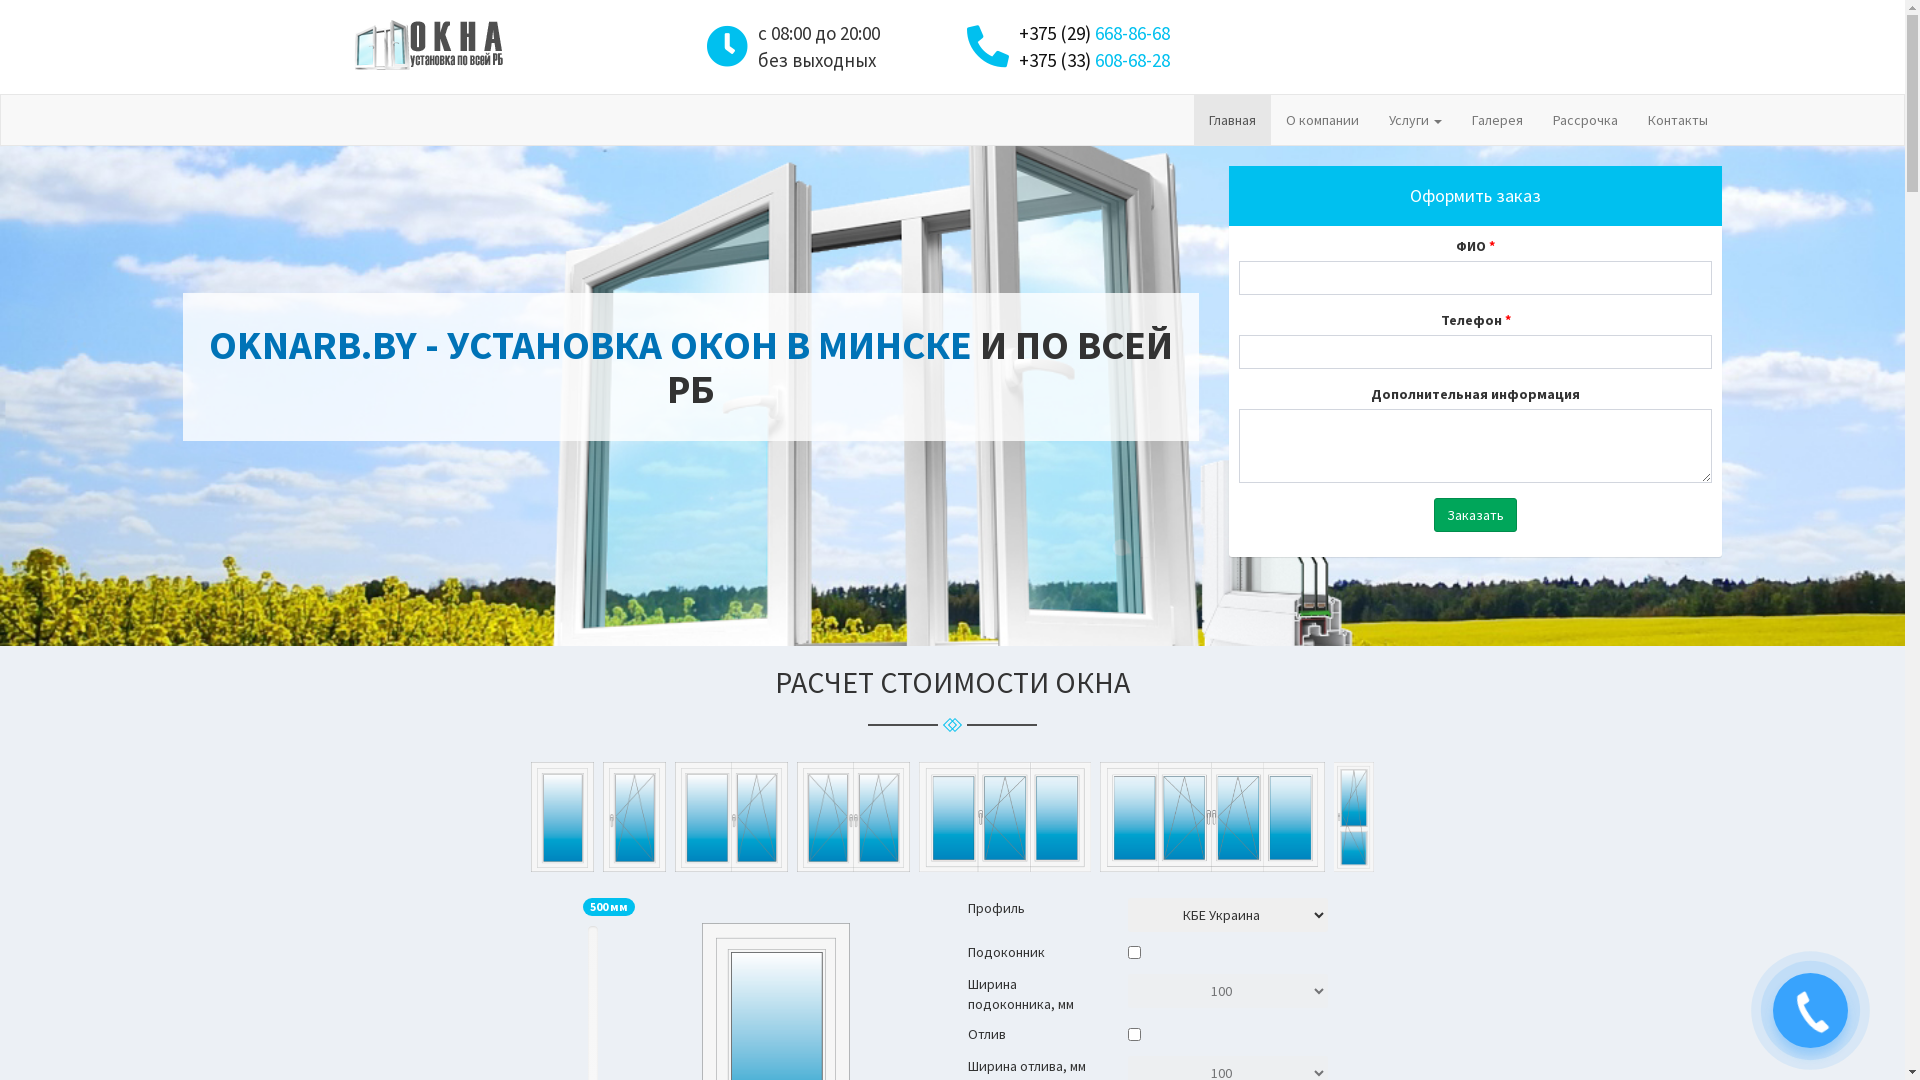 The height and width of the screenshot is (1080, 1920). Describe the element at coordinates (1093, 59) in the screenshot. I see `'+375 (33) 608-68-28'` at that location.